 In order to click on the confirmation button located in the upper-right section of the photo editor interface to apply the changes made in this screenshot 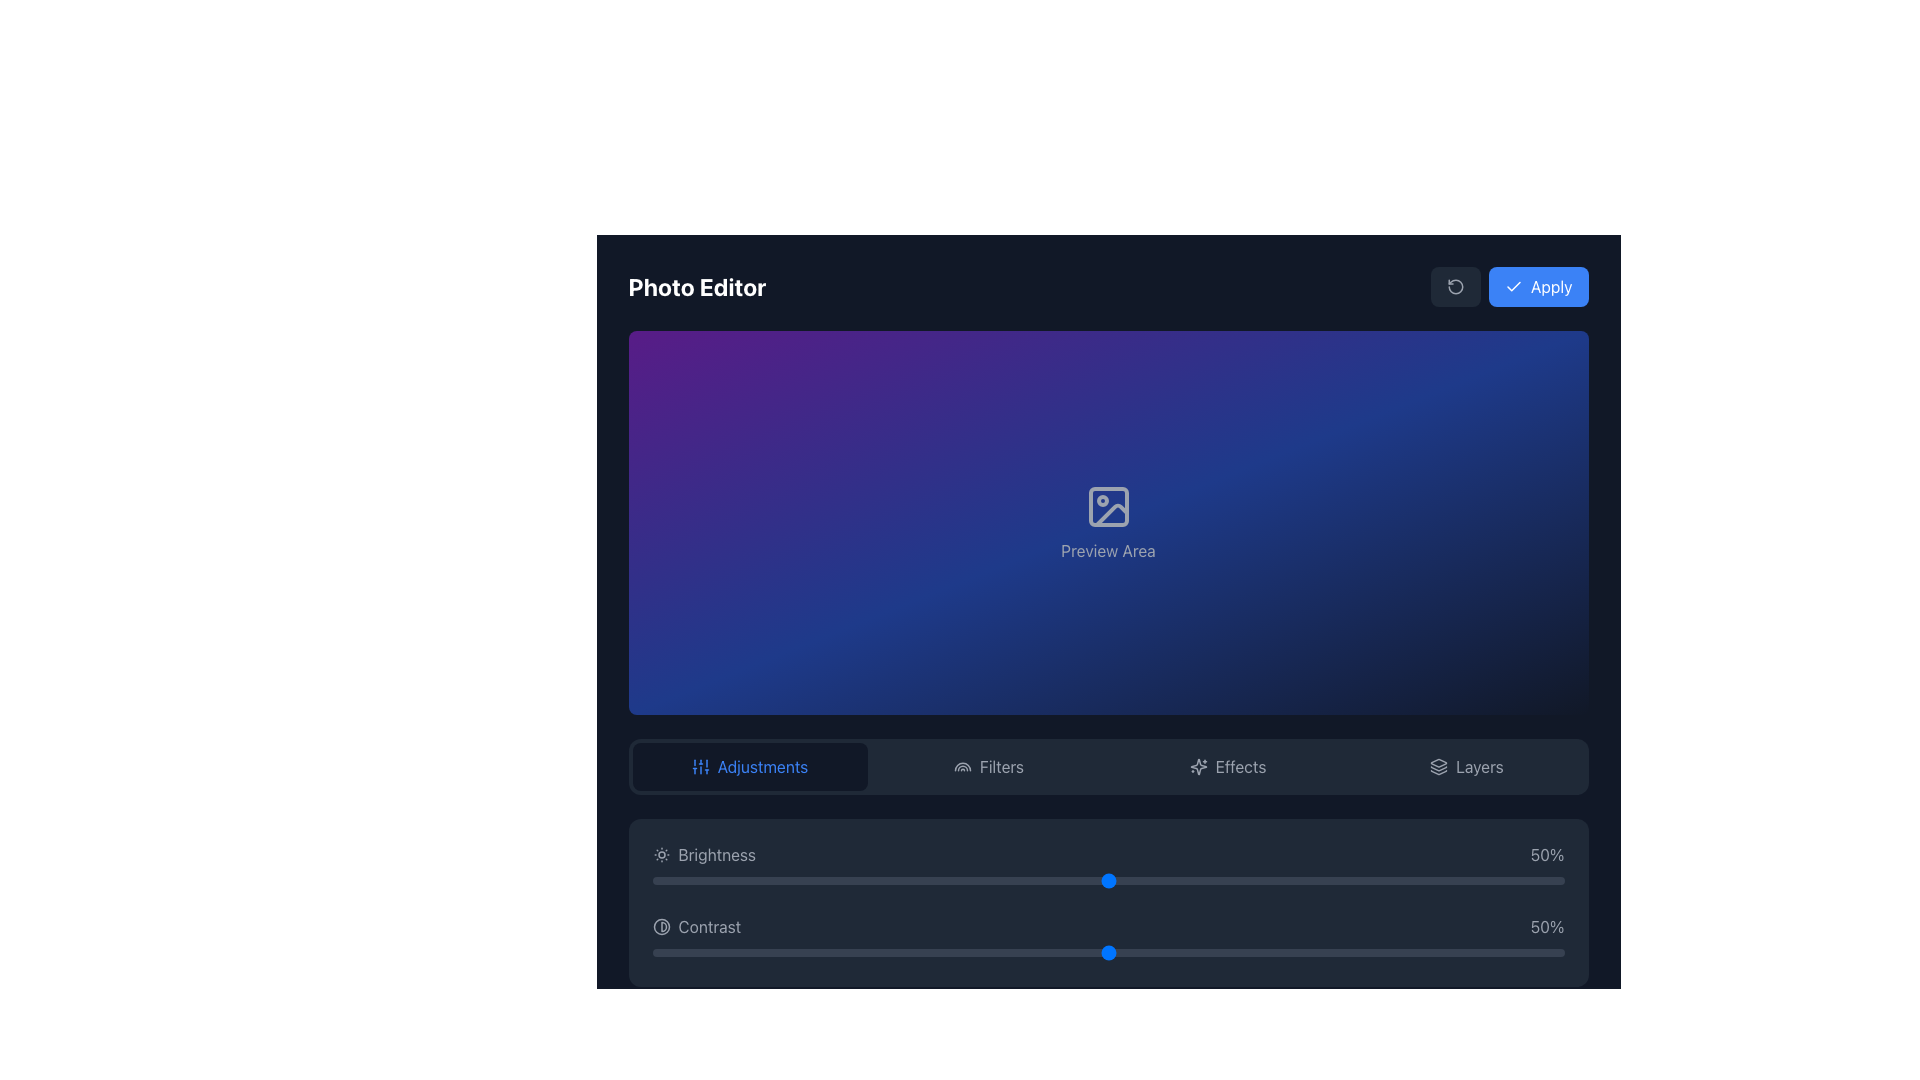, I will do `click(1508, 286)`.